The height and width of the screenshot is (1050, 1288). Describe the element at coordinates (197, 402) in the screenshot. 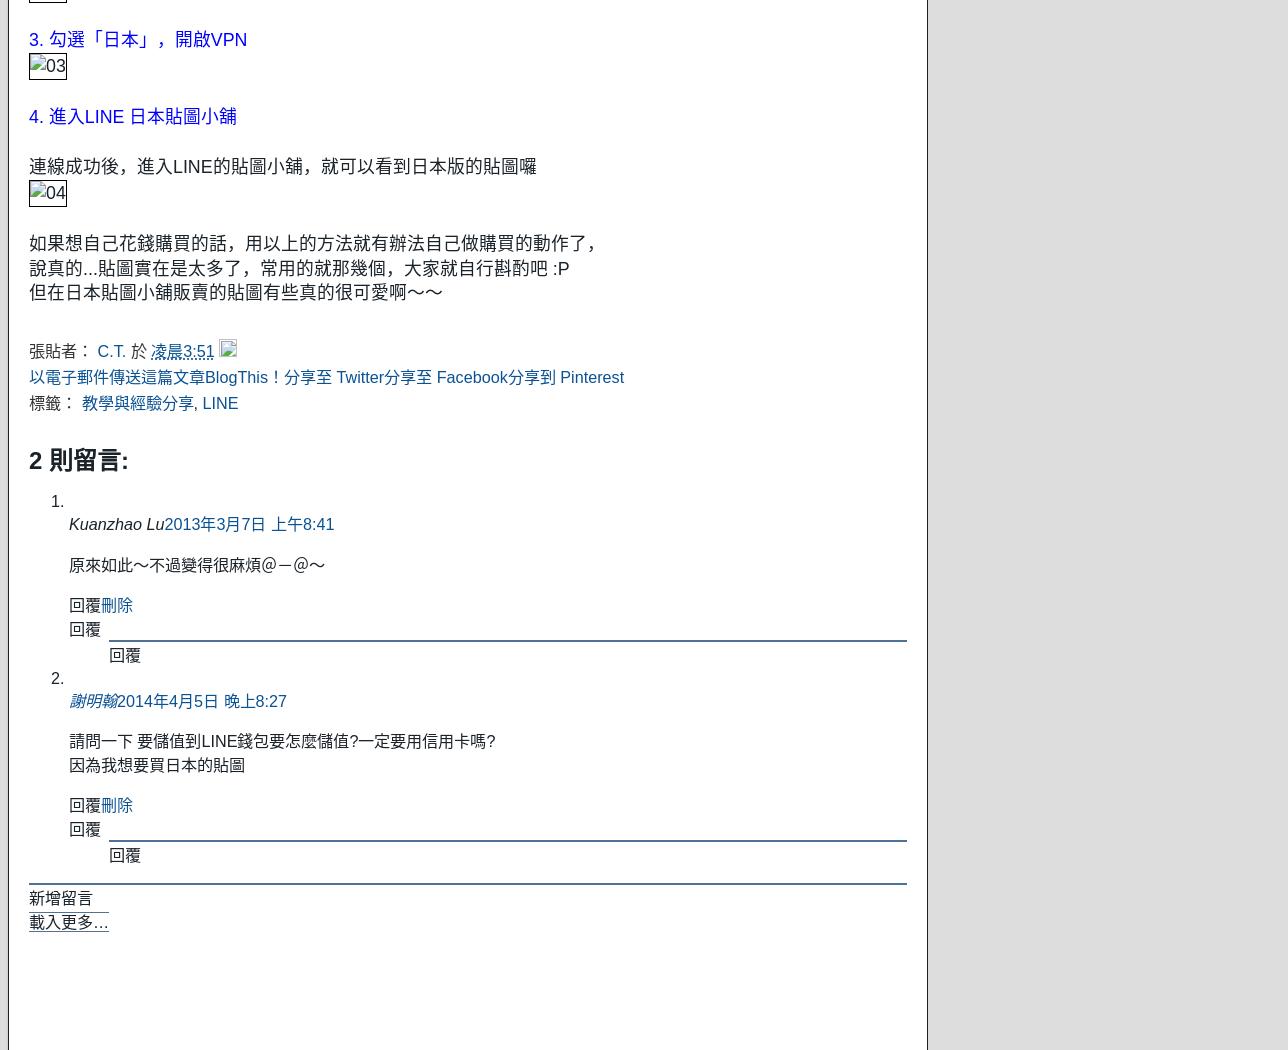

I see `','` at that location.